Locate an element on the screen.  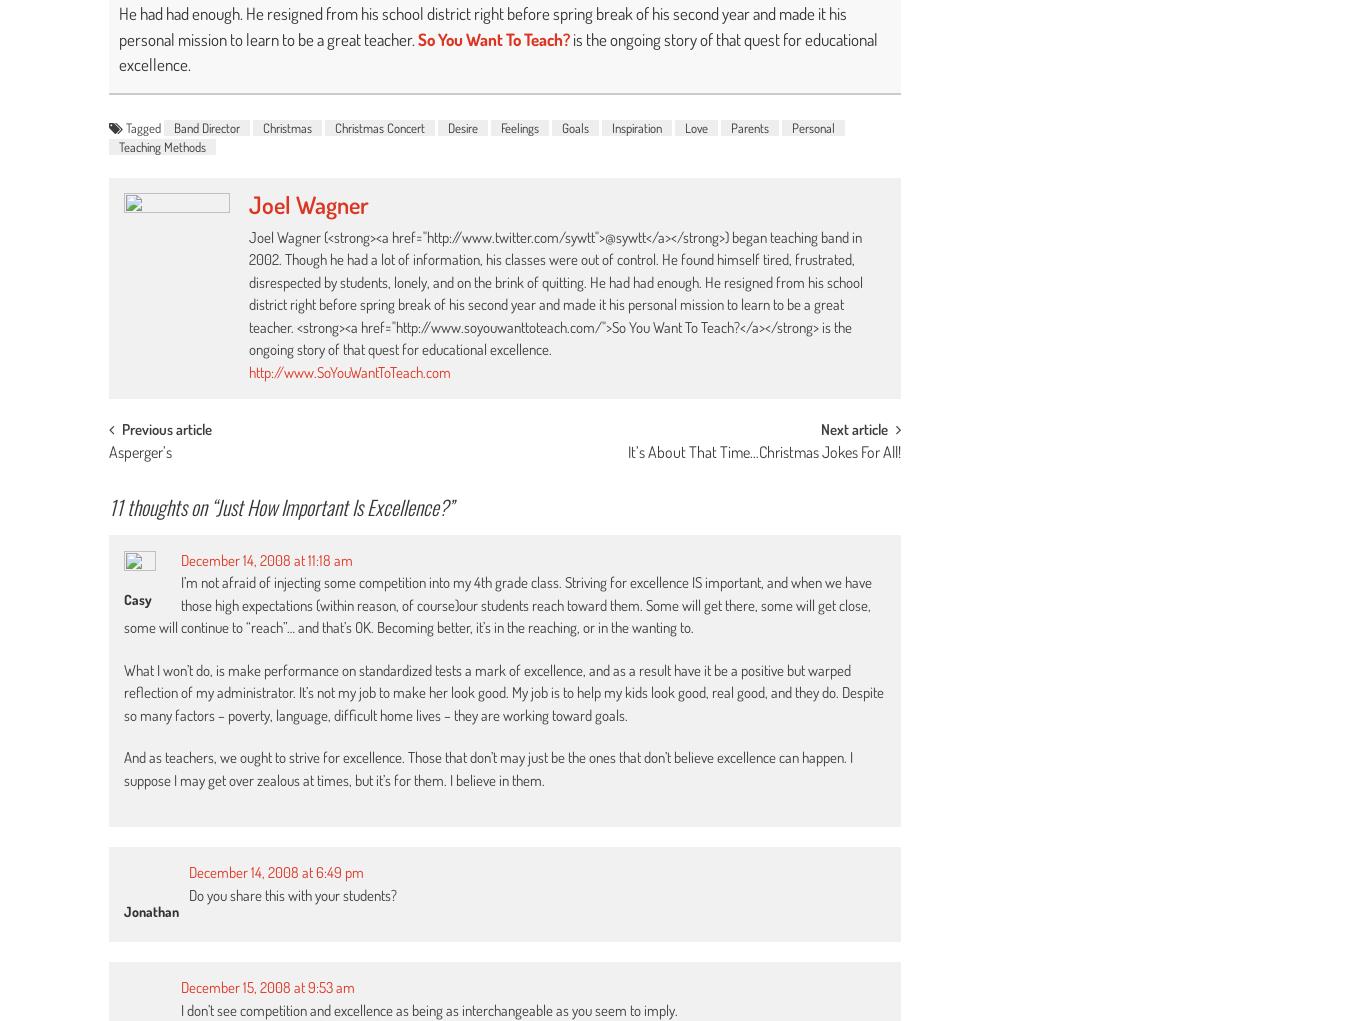
'Casy' is located at coordinates (137, 598).